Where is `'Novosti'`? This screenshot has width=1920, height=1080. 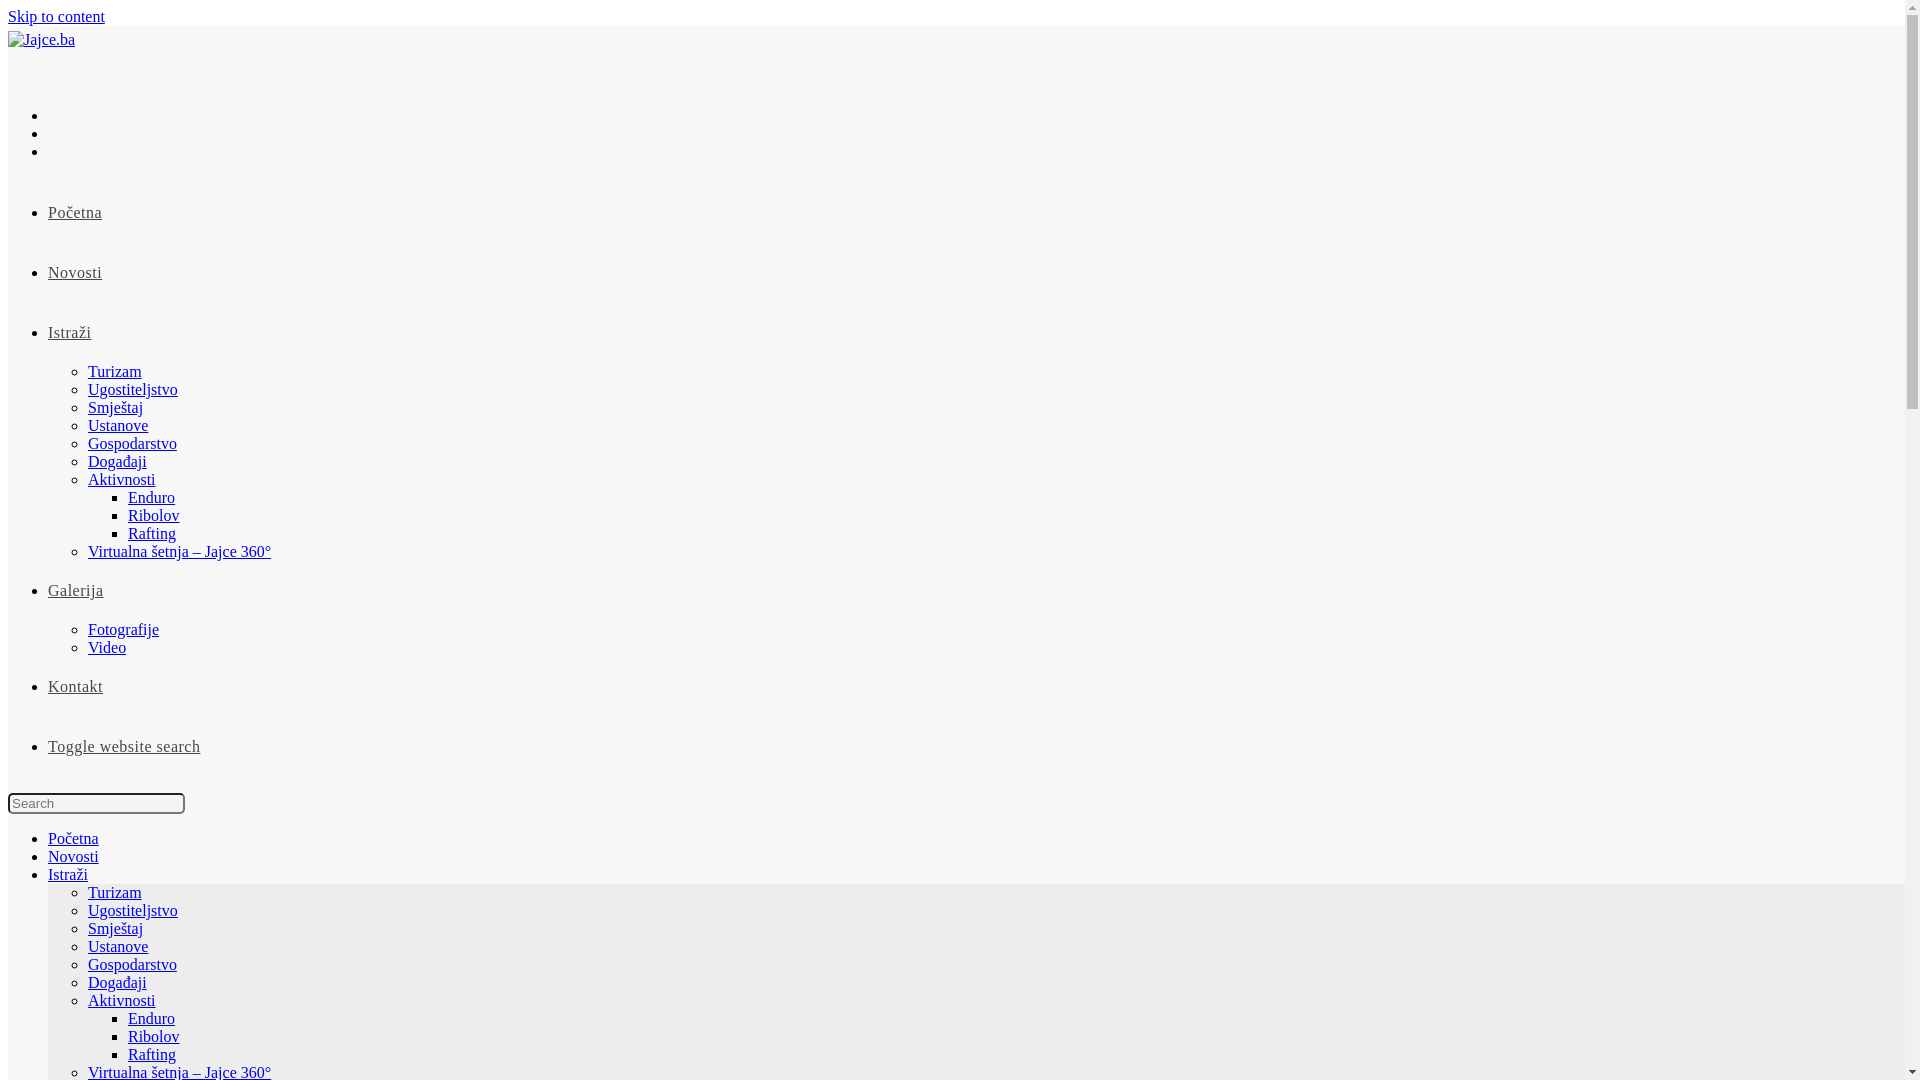
'Novosti' is located at coordinates (73, 855).